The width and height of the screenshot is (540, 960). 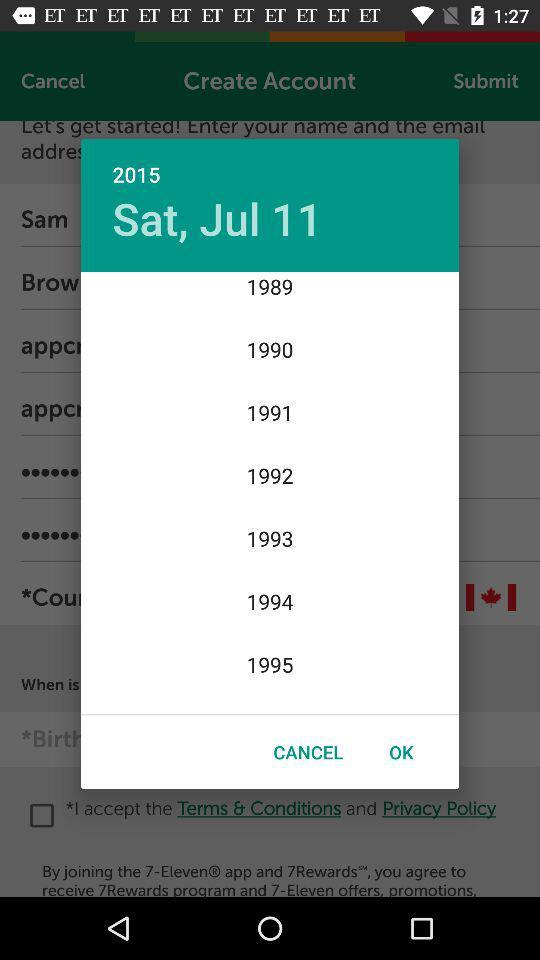 I want to click on item next to the cancel icon, so click(x=401, y=751).